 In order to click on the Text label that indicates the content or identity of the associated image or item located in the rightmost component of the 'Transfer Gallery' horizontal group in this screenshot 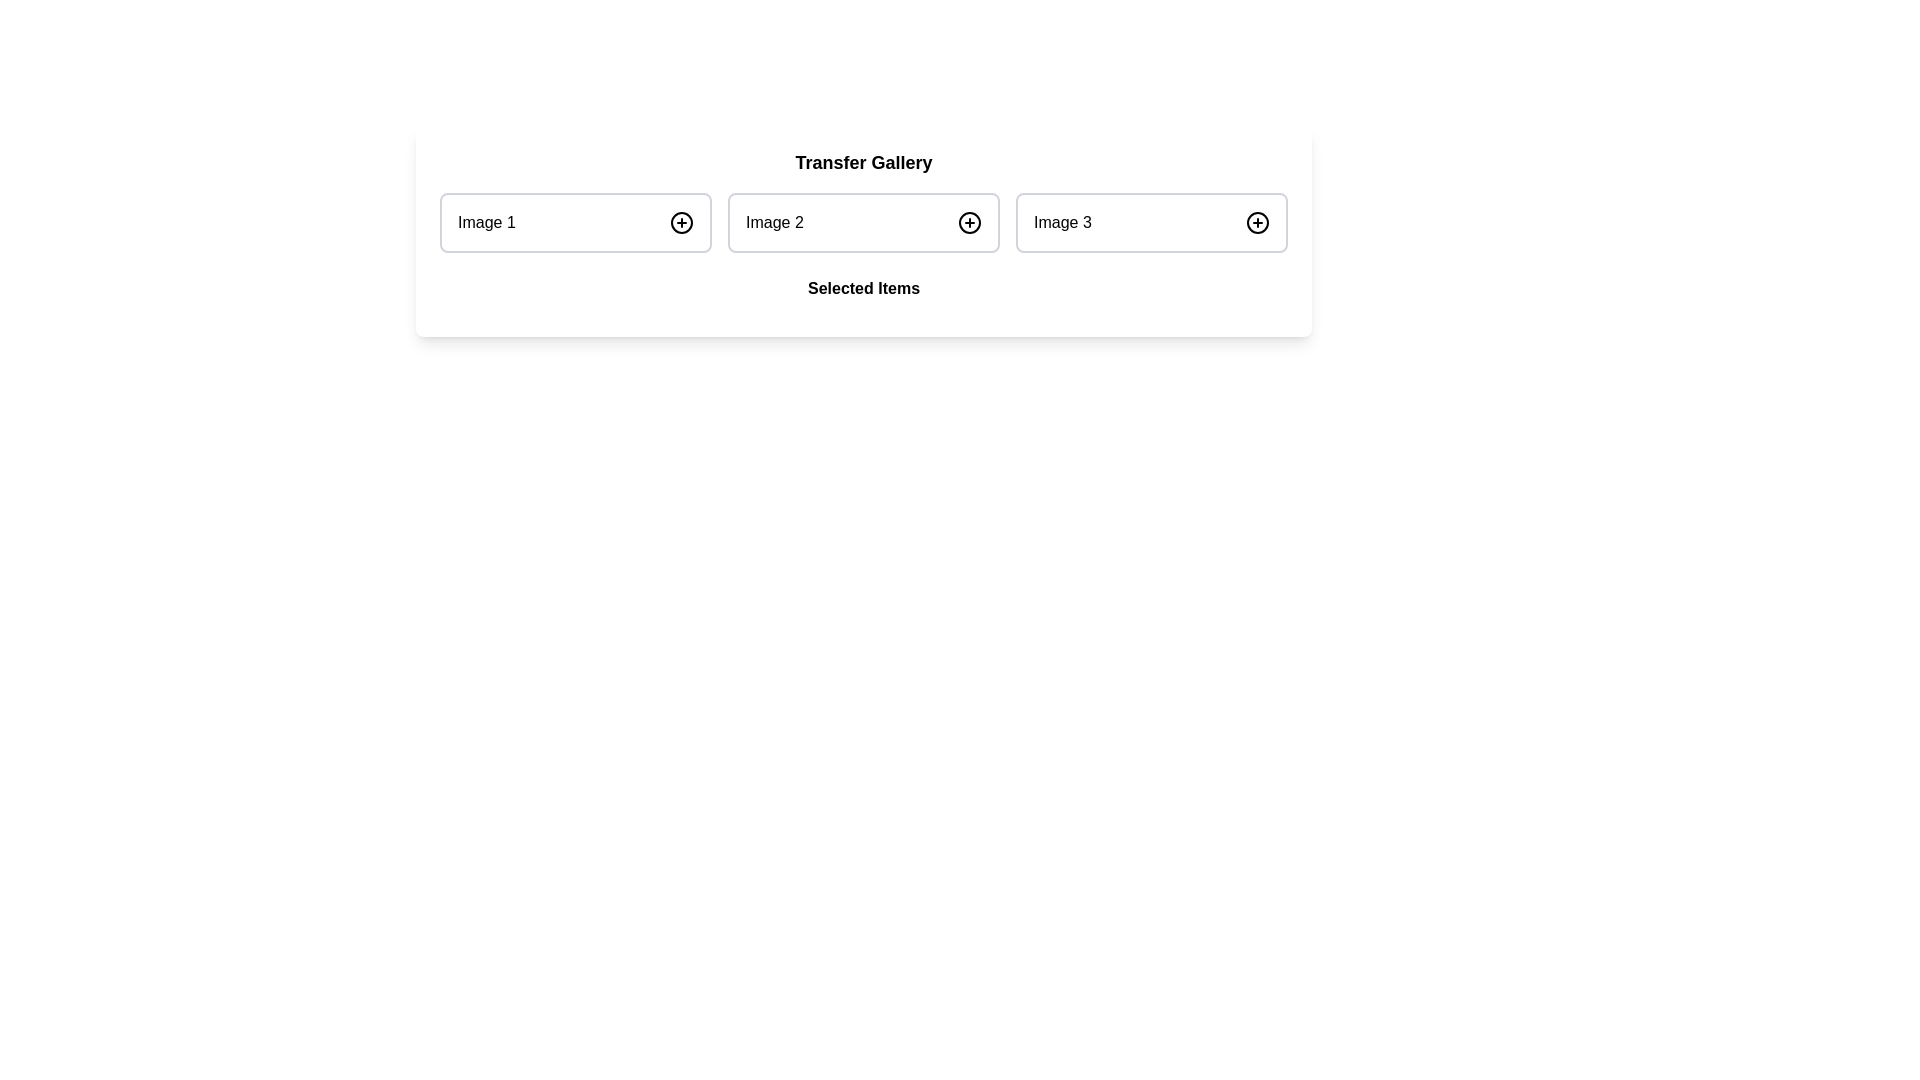, I will do `click(1061, 223)`.